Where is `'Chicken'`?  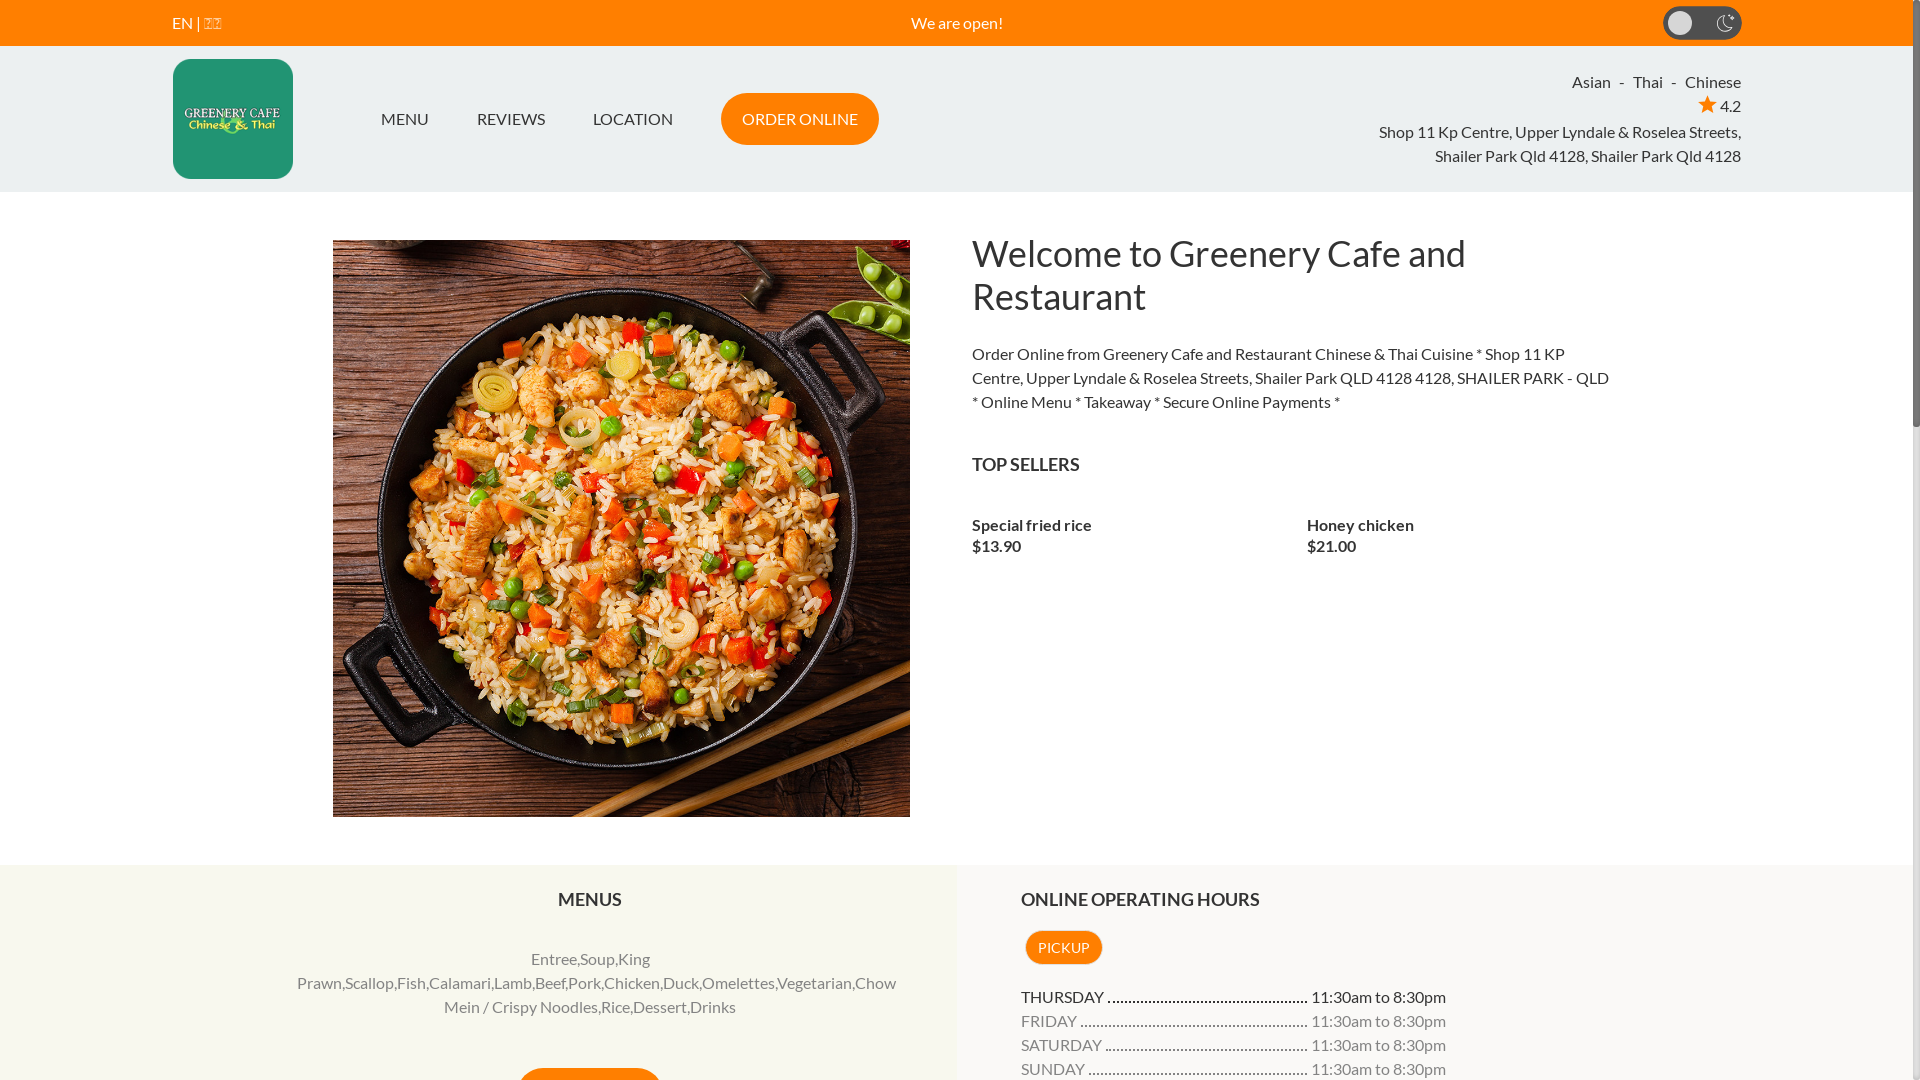
'Chicken' is located at coordinates (631, 981).